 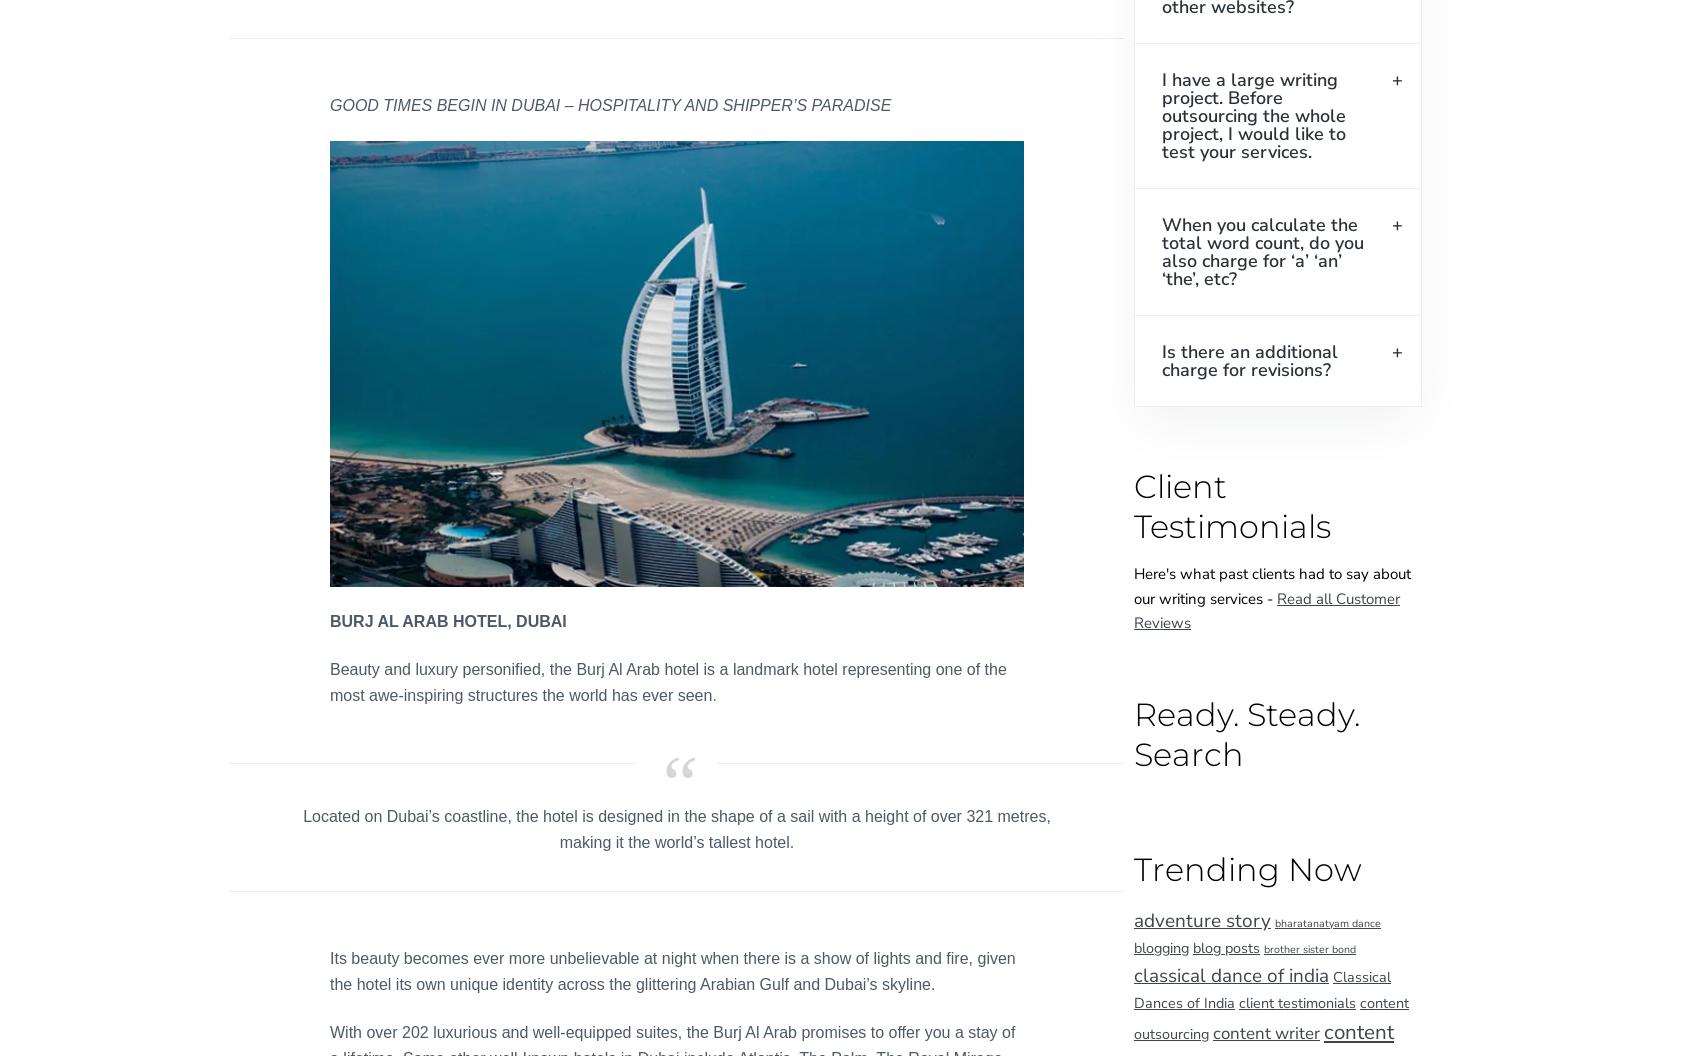 I want to click on 'Its beauty becomes ever more unbelievable at night when there is a show of lights and fire, given the hotel its own unique identity across the glittering Arabian Gulf and Dubai’s skyline.', so click(x=672, y=971).